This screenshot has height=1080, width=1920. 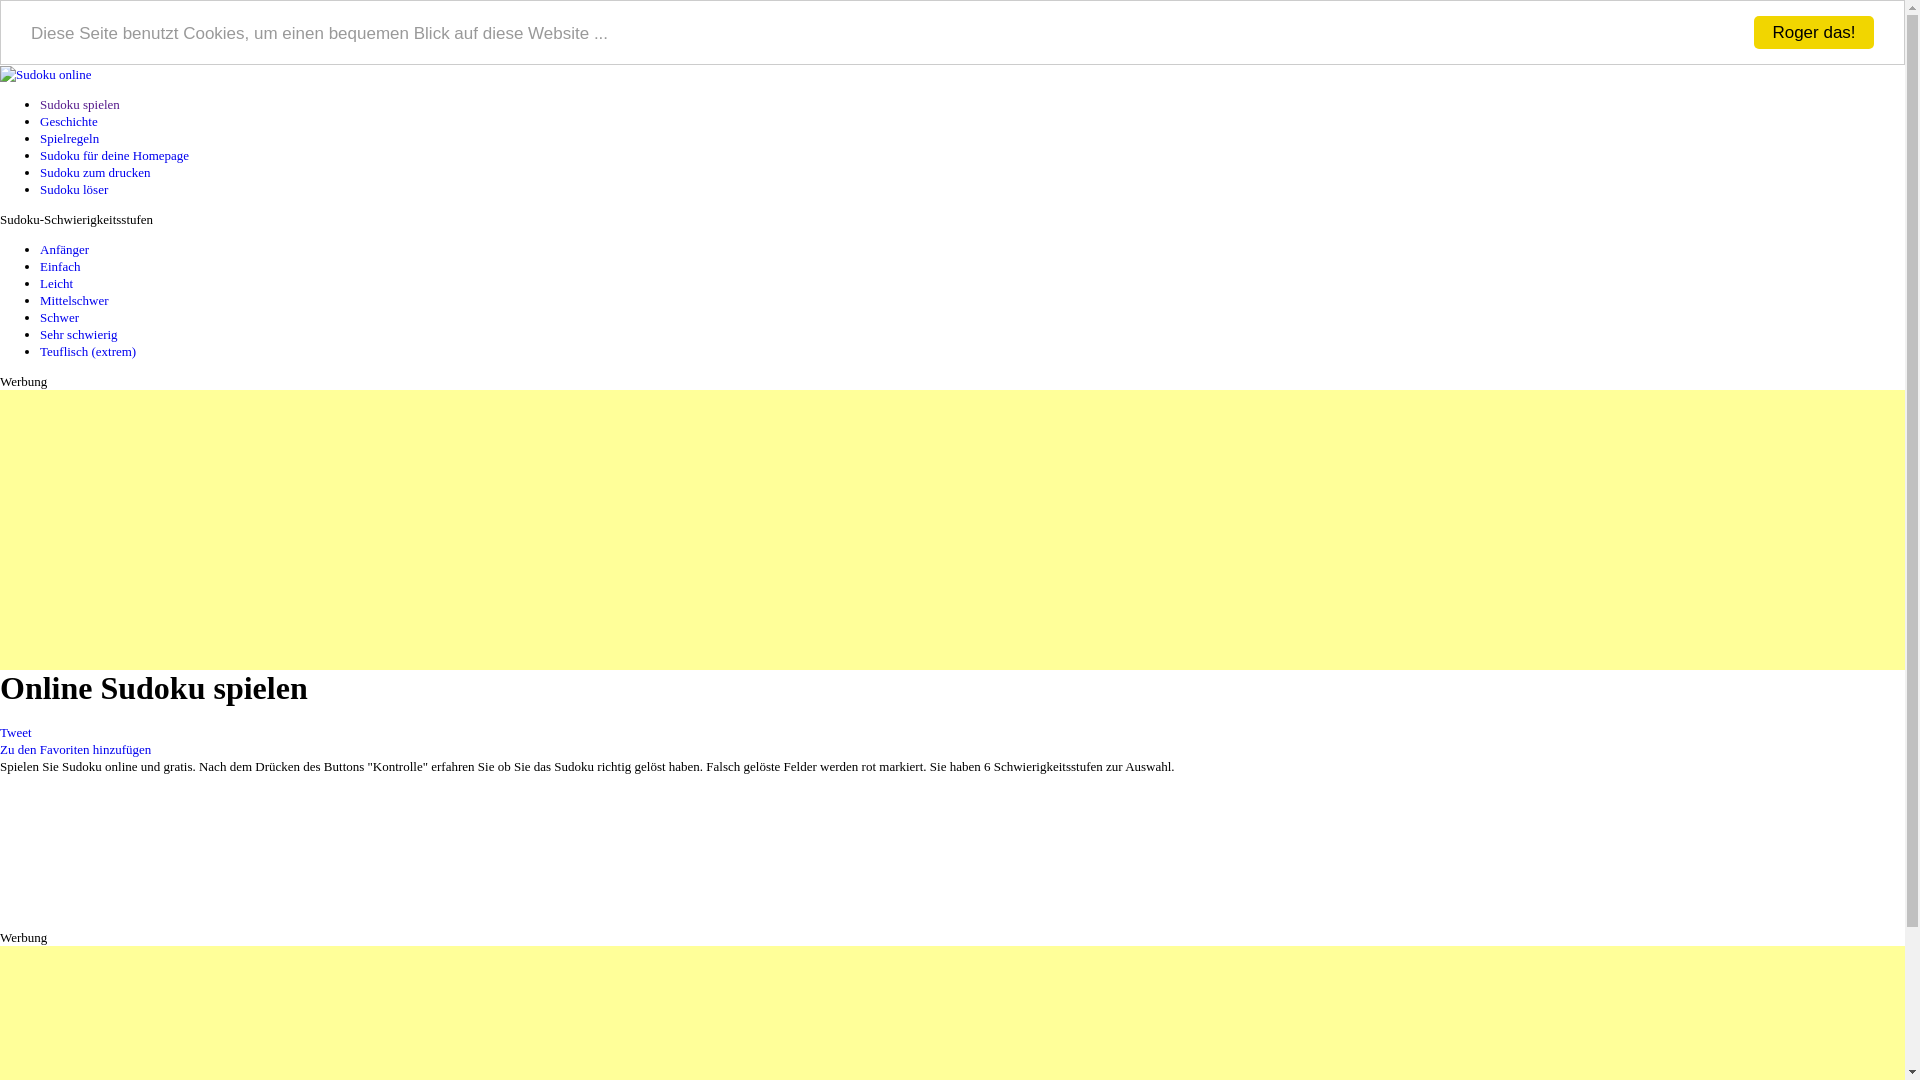 What do you see at coordinates (45, 73) in the screenshot?
I see `'Sudoku online kostenlos spielen | 123Sudoku.ch'` at bounding box center [45, 73].